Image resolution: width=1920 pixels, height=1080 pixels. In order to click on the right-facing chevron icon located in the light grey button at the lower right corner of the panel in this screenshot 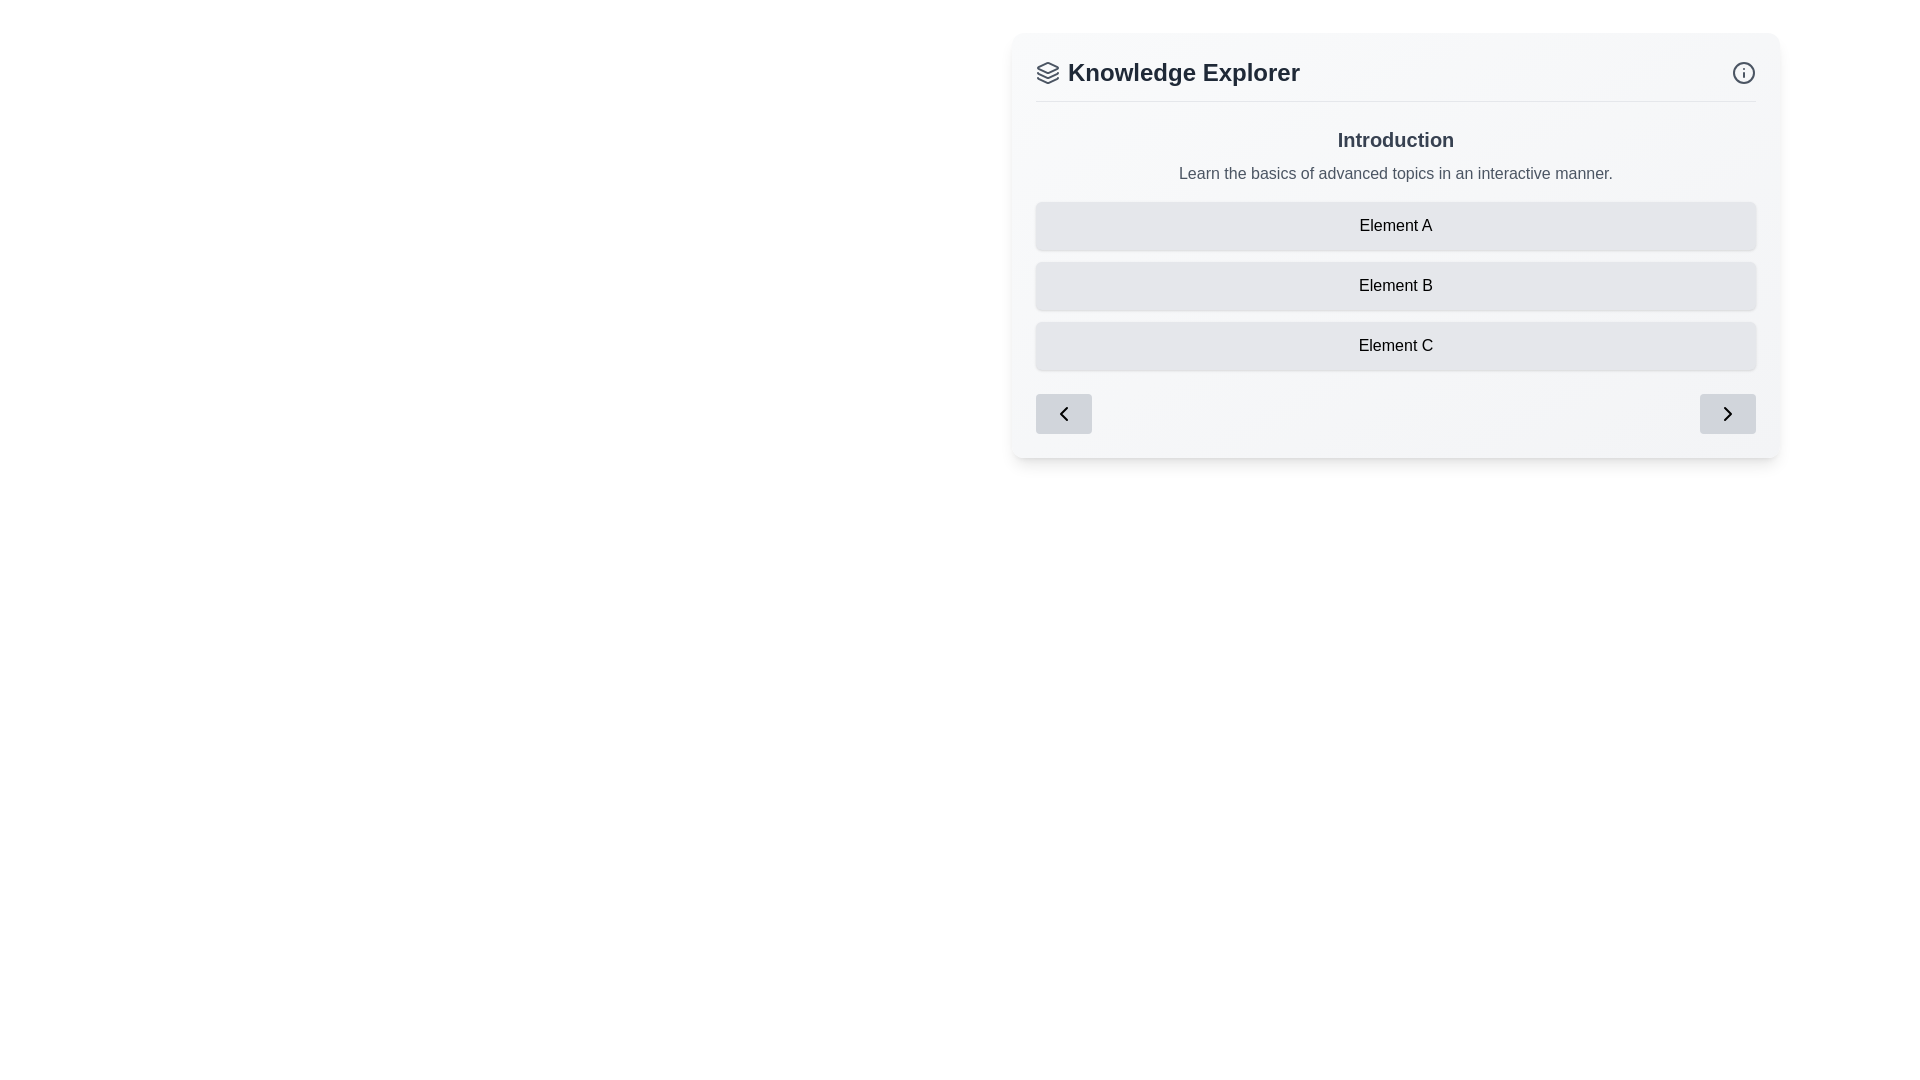, I will do `click(1727, 412)`.